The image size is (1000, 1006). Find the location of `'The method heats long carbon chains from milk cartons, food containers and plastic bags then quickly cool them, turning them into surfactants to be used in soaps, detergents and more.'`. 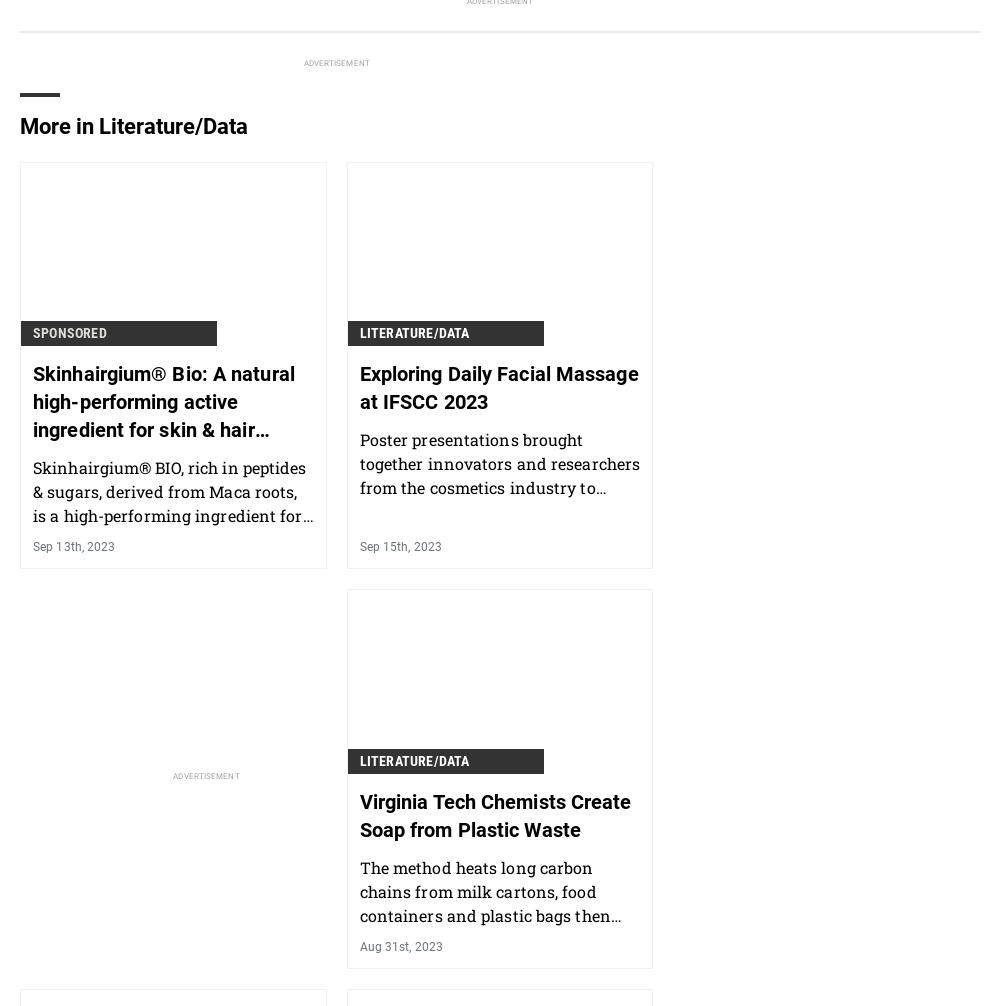

'The method heats long carbon chains from milk cartons, food containers and plastic bags then quickly cool them, turning them into surfactants to be used in soaps, detergents and more.' is located at coordinates (496, 925).